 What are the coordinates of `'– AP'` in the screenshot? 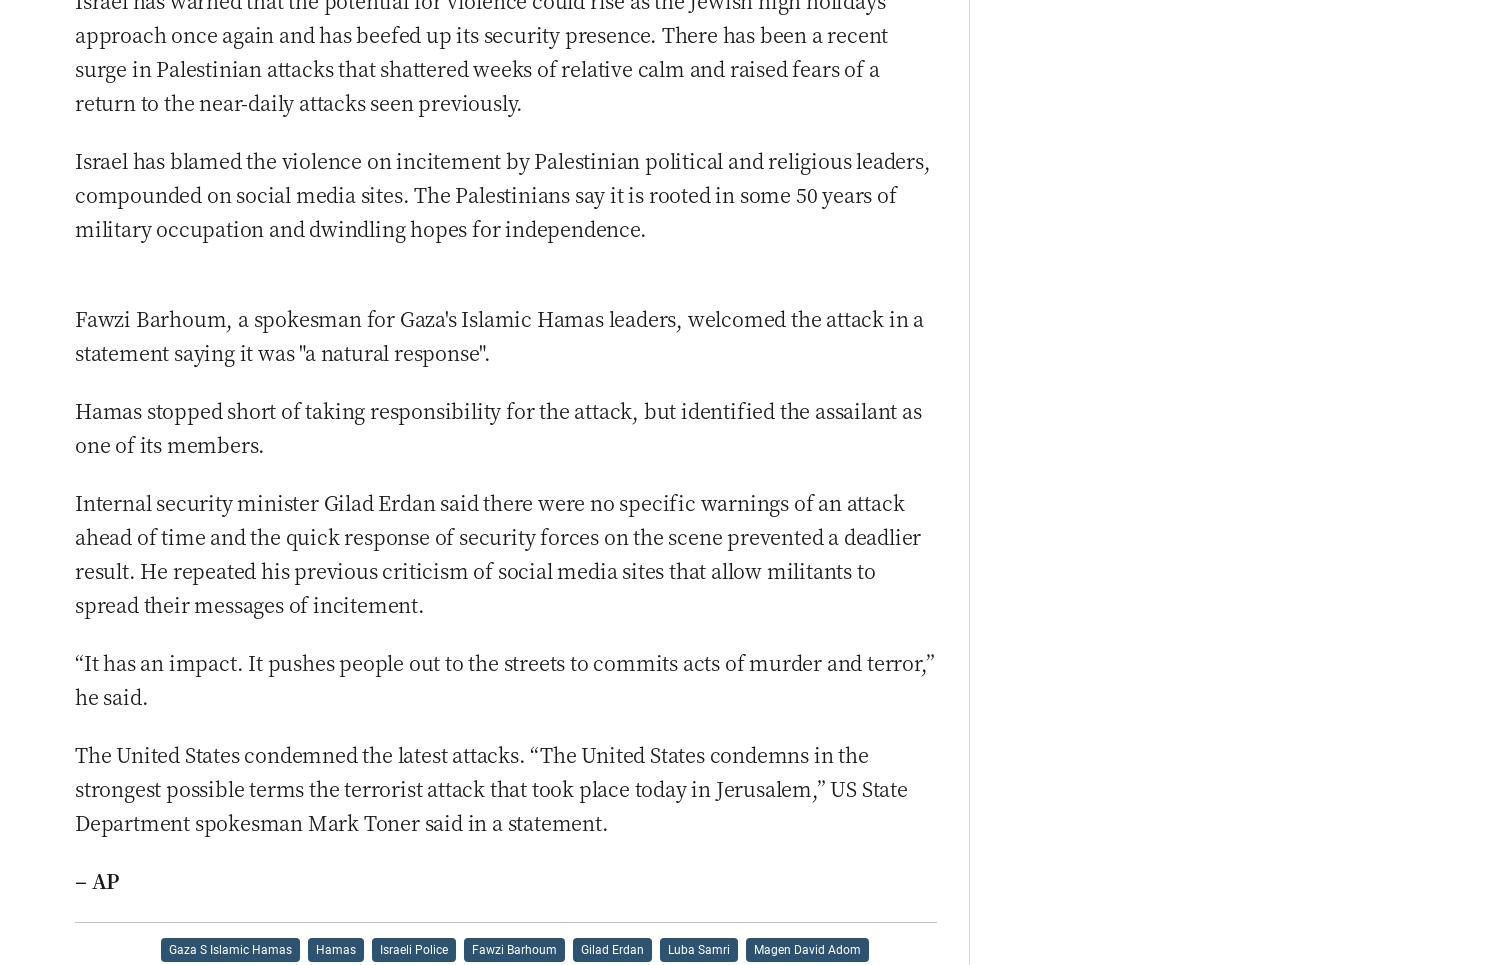 It's located at (96, 880).